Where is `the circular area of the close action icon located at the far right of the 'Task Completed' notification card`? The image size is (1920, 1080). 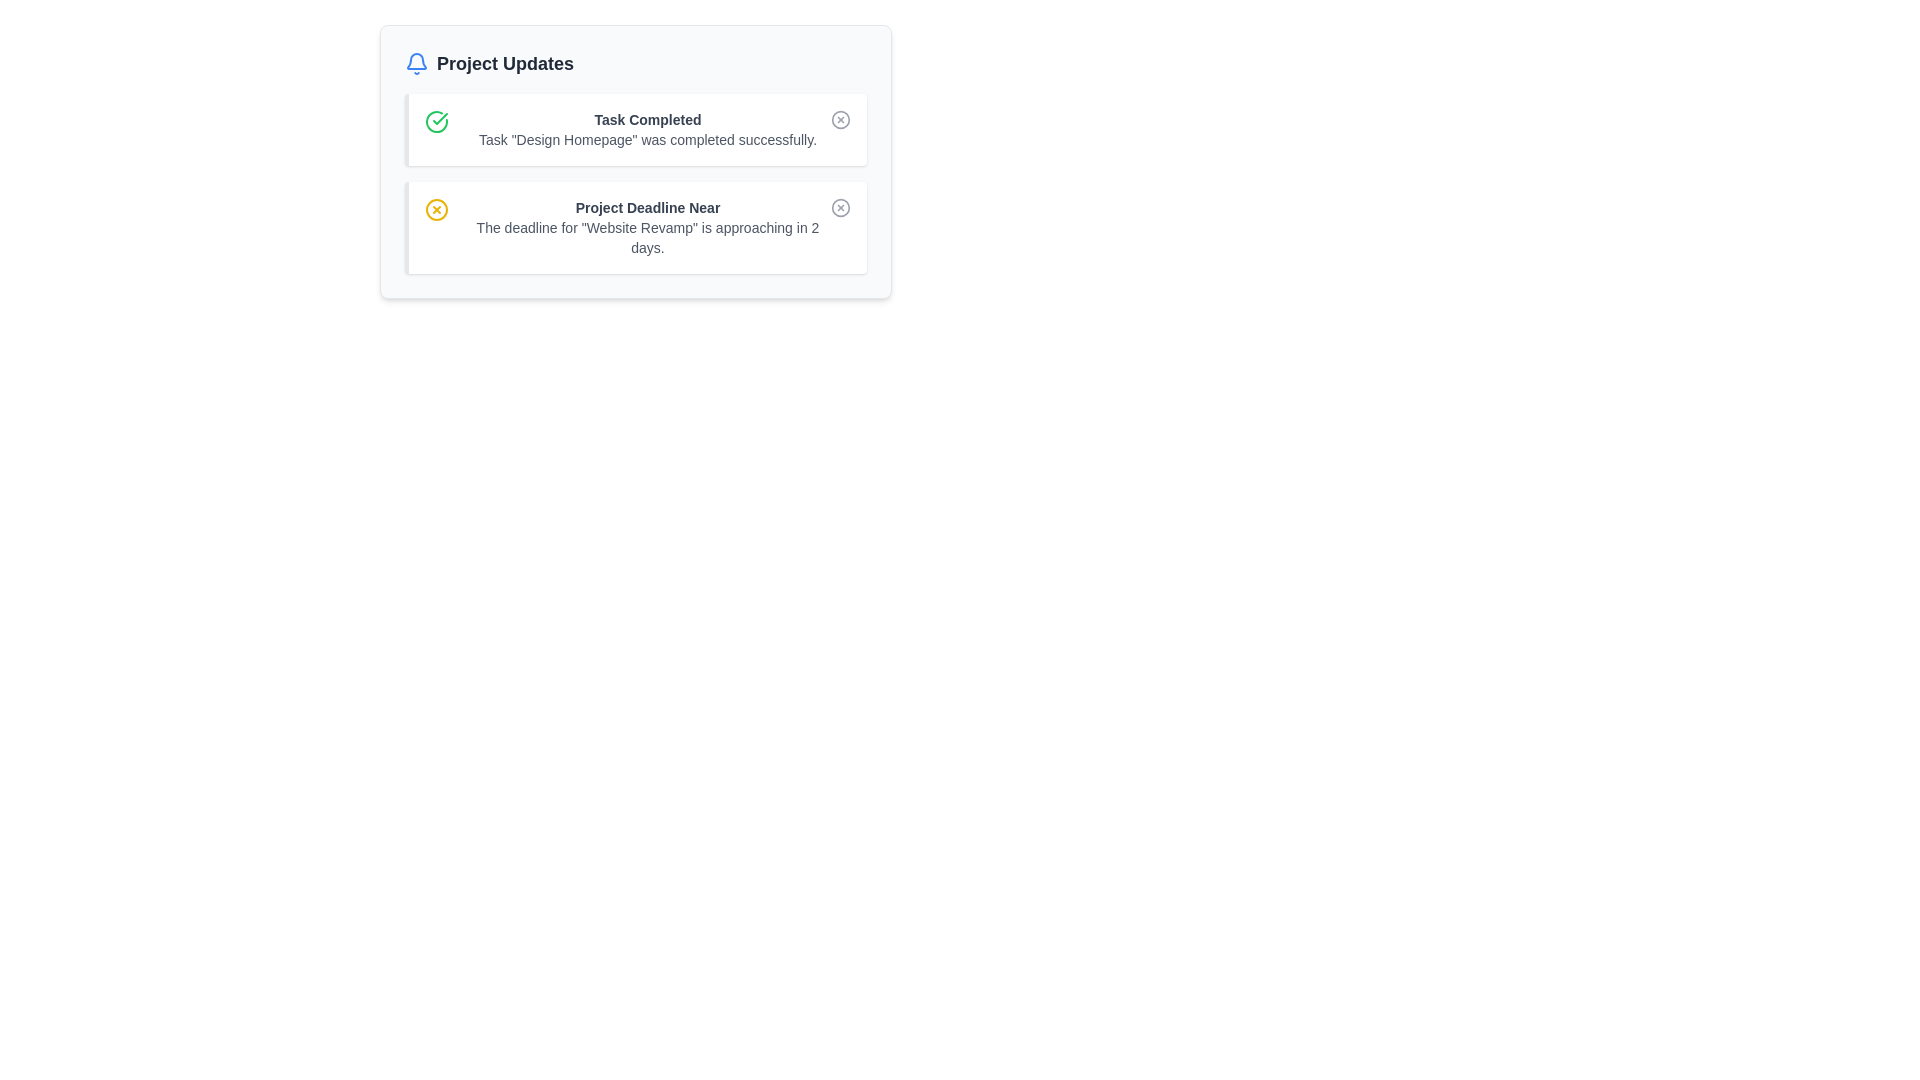 the circular area of the close action icon located at the far right of the 'Task Completed' notification card is located at coordinates (840, 119).